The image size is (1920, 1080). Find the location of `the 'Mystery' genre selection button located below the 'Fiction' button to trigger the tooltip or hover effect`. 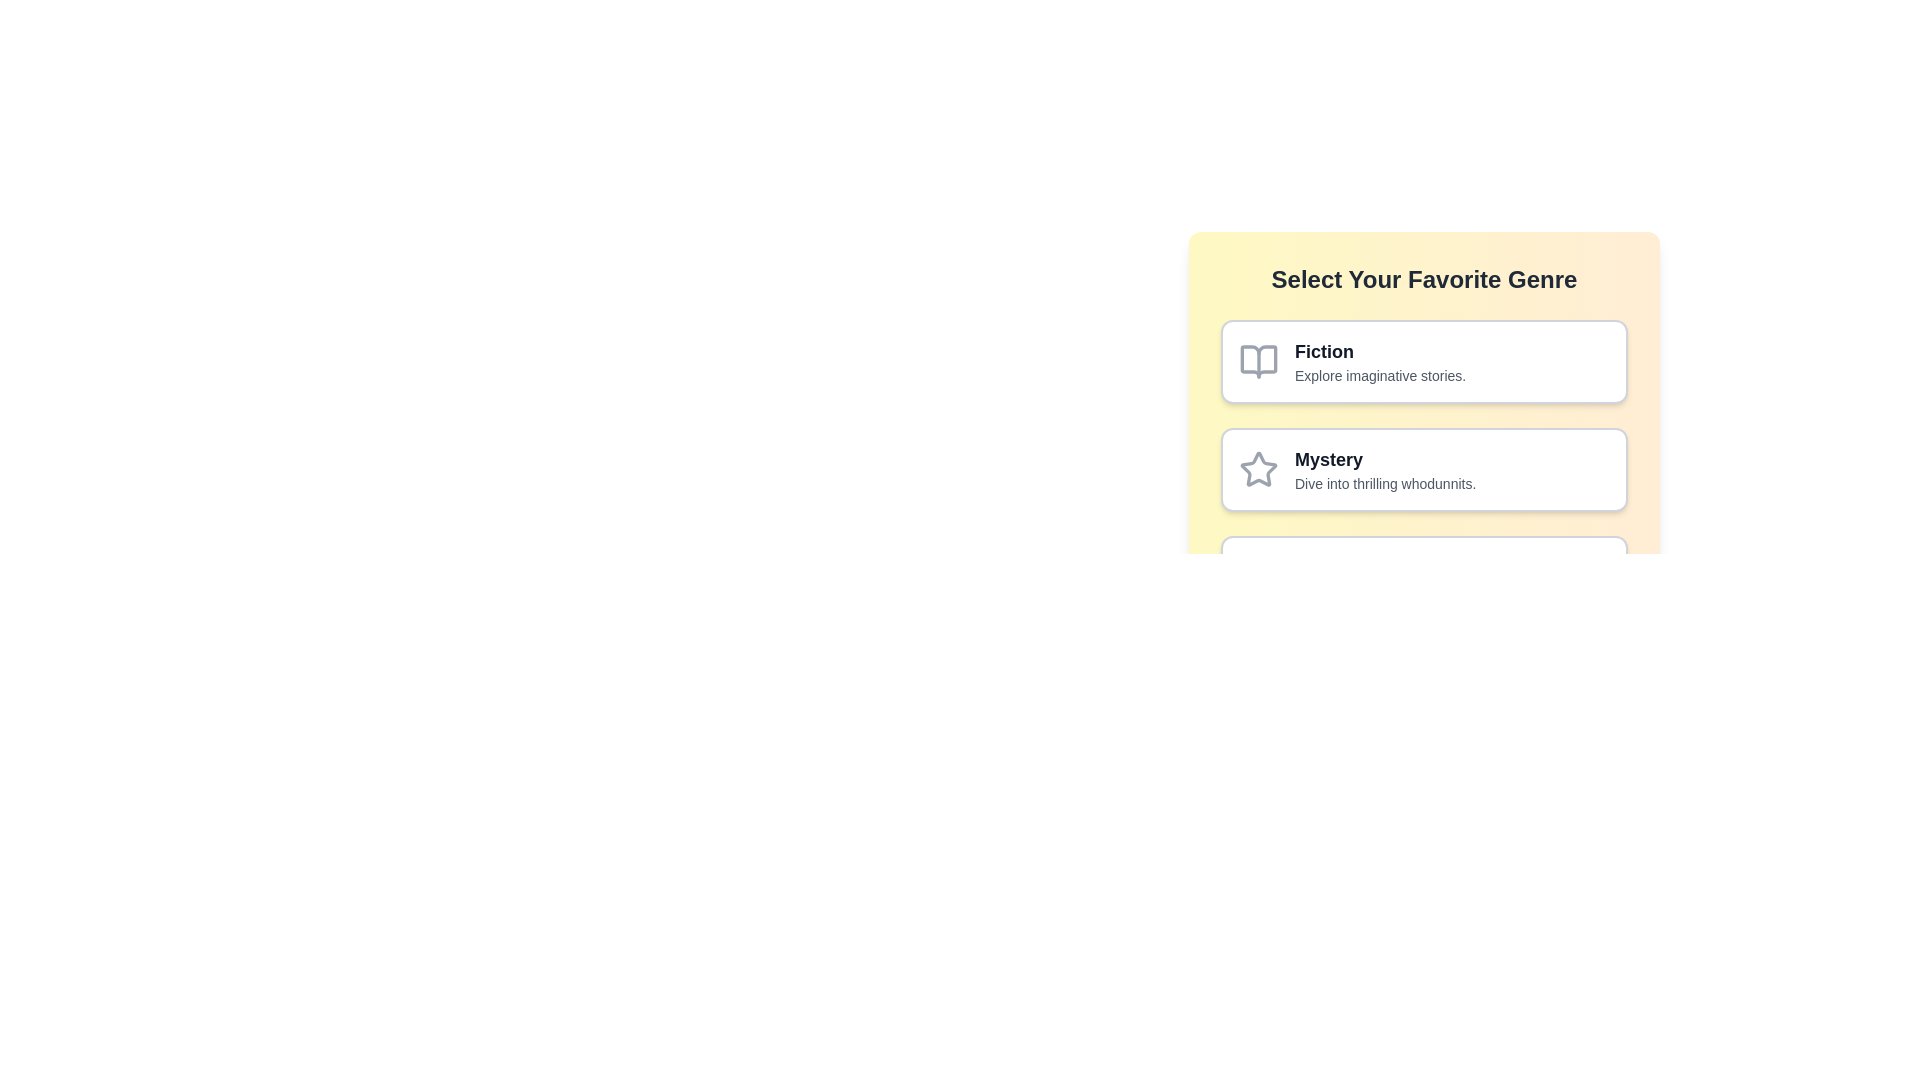

the 'Mystery' genre selection button located below the 'Fiction' button to trigger the tooltip or hover effect is located at coordinates (1423, 441).